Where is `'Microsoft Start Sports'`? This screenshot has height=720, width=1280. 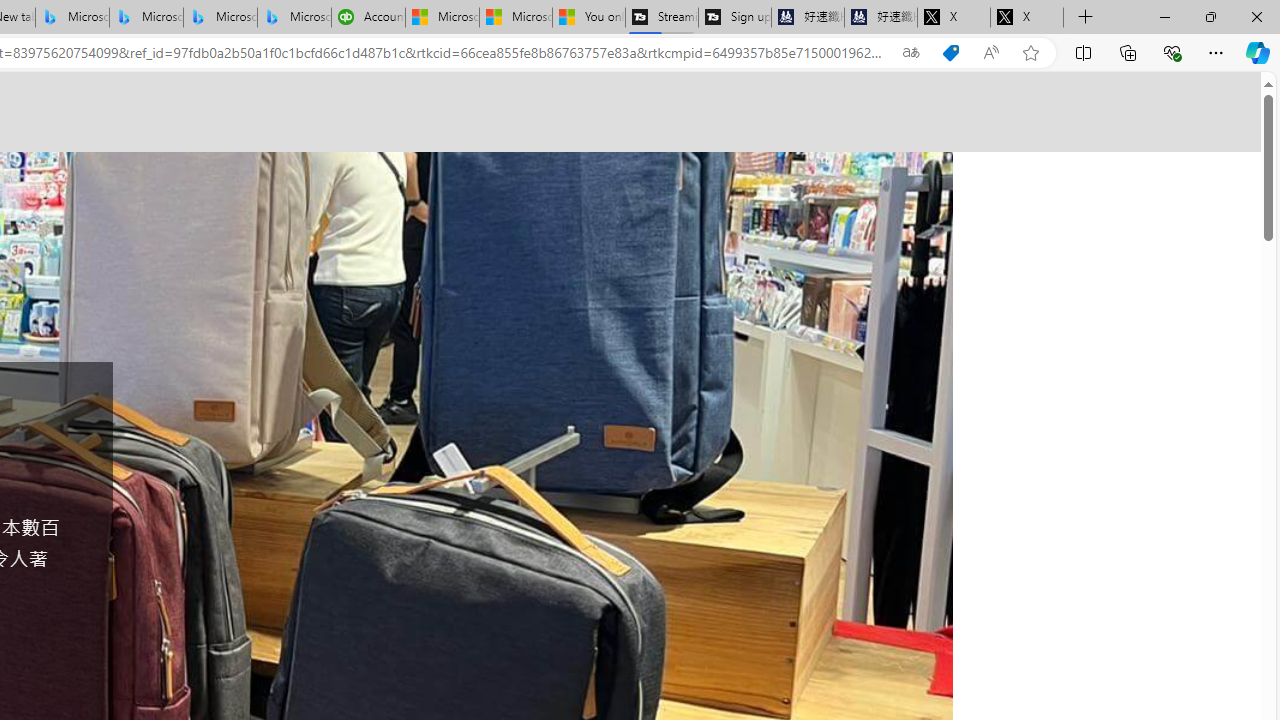 'Microsoft Start Sports' is located at coordinates (441, 17).